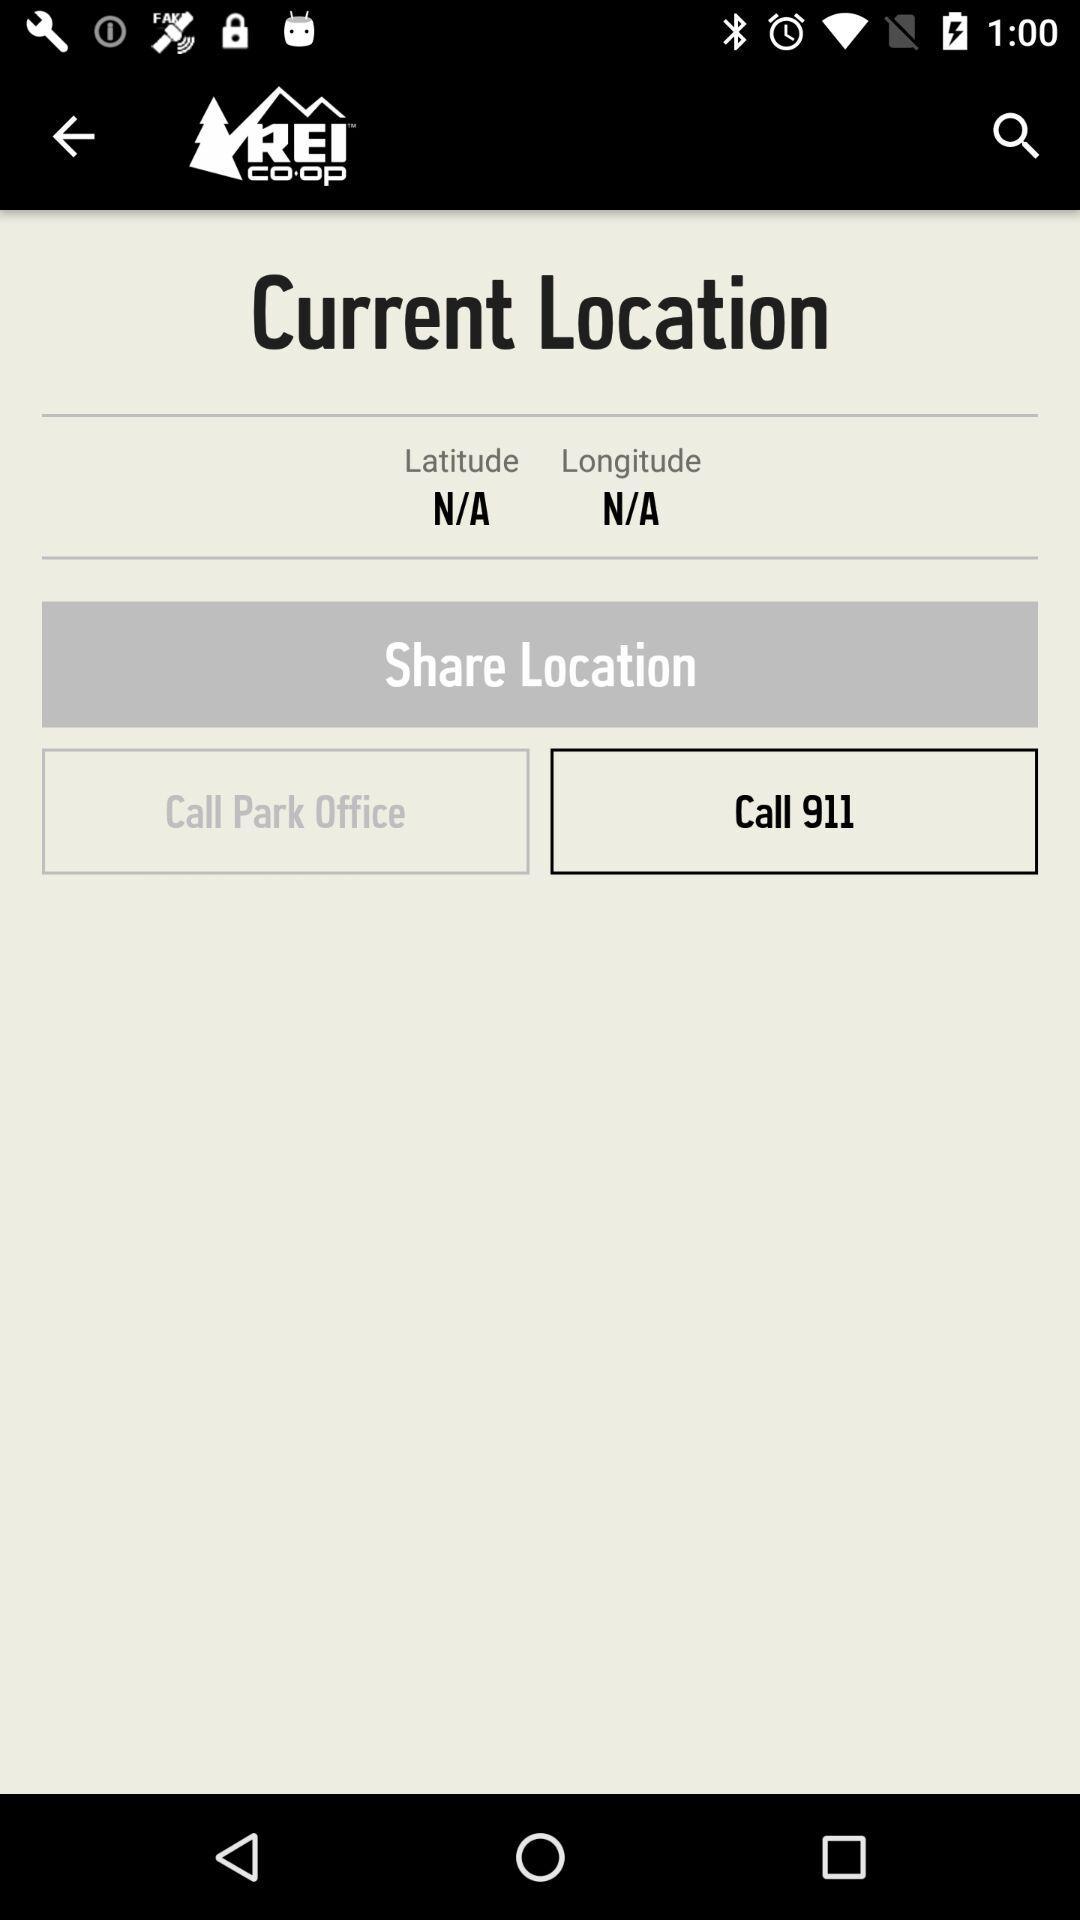 This screenshot has height=1920, width=1080. I want to click on the call park office on the left, so click(285, 811).